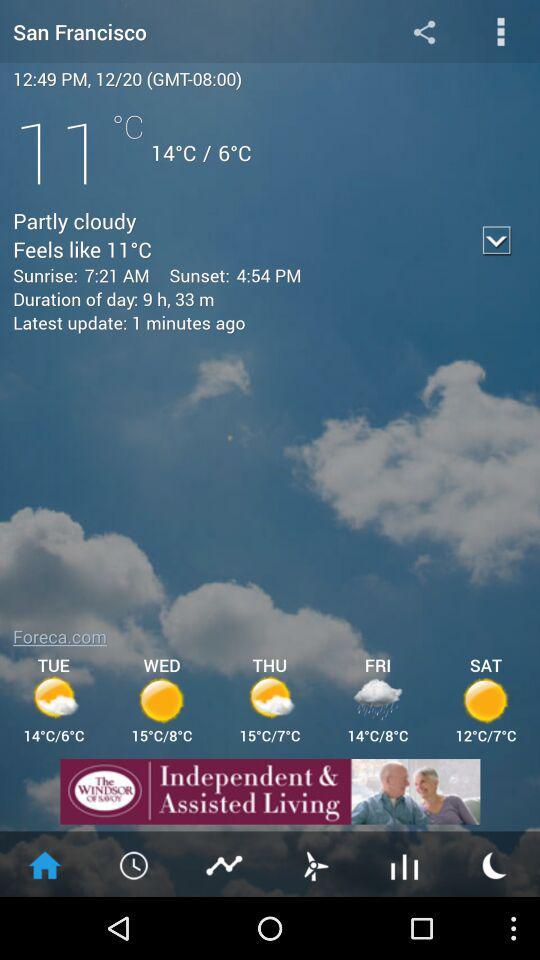 This screenshot has width=540, height=960. Describe the element at coordinates (224, 863) in the screenshot. I see `see share` at that location.